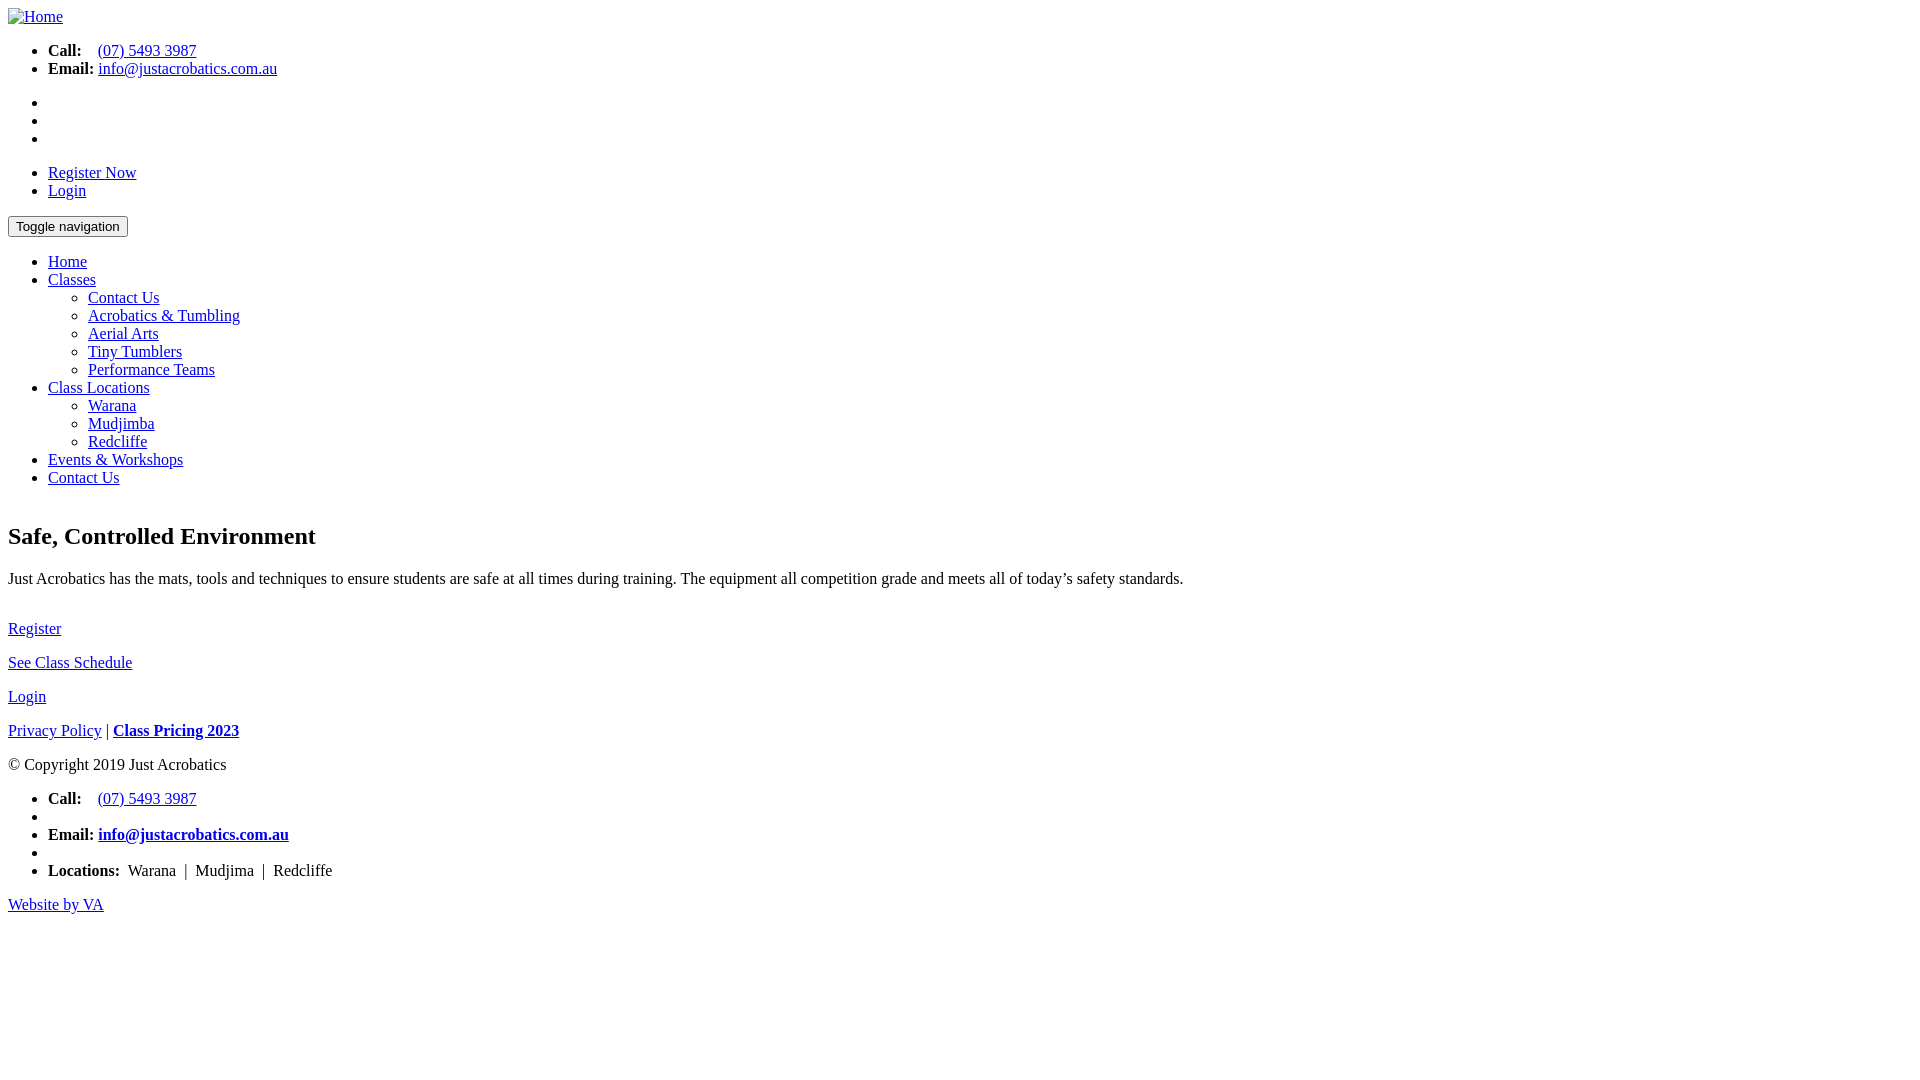  What do you see at coordinates (27, 695) in the screenshot?
I see `'Login'` at bounding box center [27, 695].